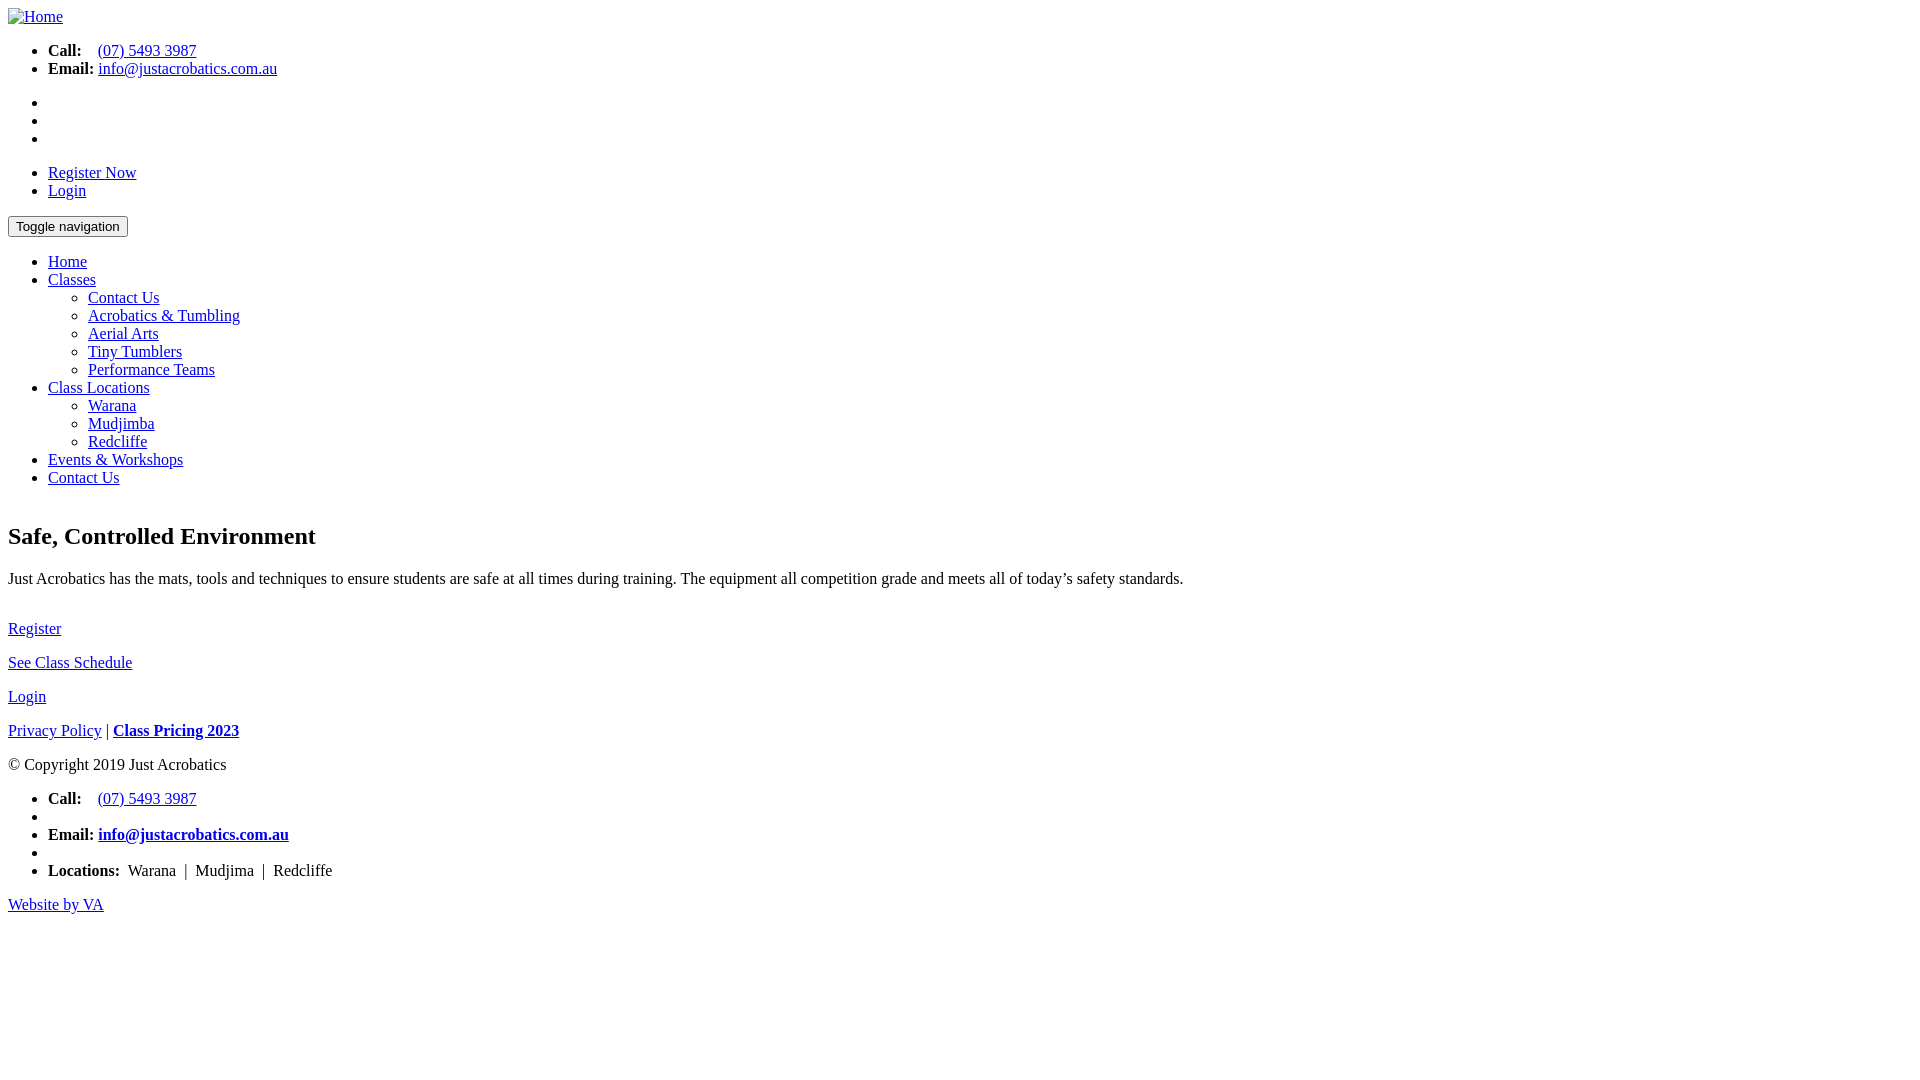  What do you see at coordinates (27, 695) in the screenshot?
I see `'Login'` at bounding box center [27, 695].